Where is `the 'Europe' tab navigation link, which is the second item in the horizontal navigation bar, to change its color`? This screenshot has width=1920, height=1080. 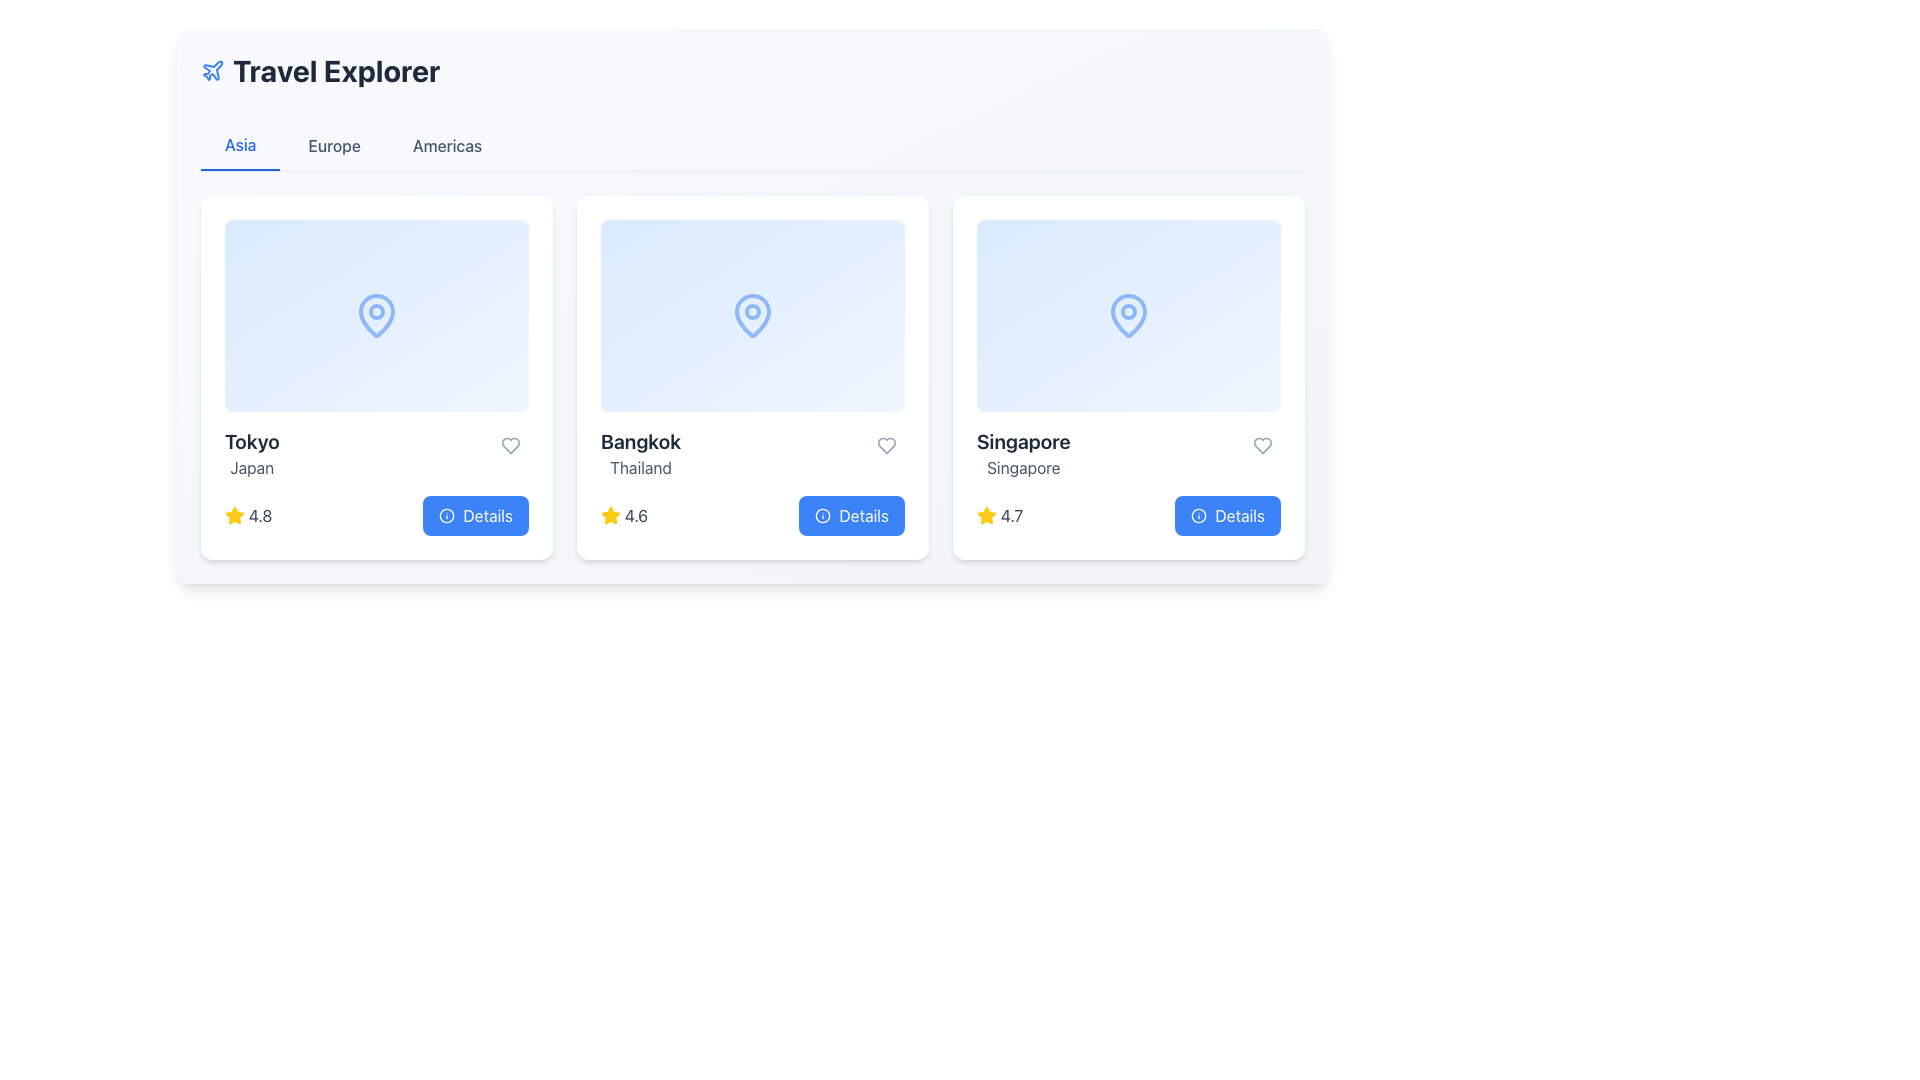 the 'Europe' tab navigation link, which is the second item in the horizontal navigation bar, to change its color is located at coordinates (334, 145).